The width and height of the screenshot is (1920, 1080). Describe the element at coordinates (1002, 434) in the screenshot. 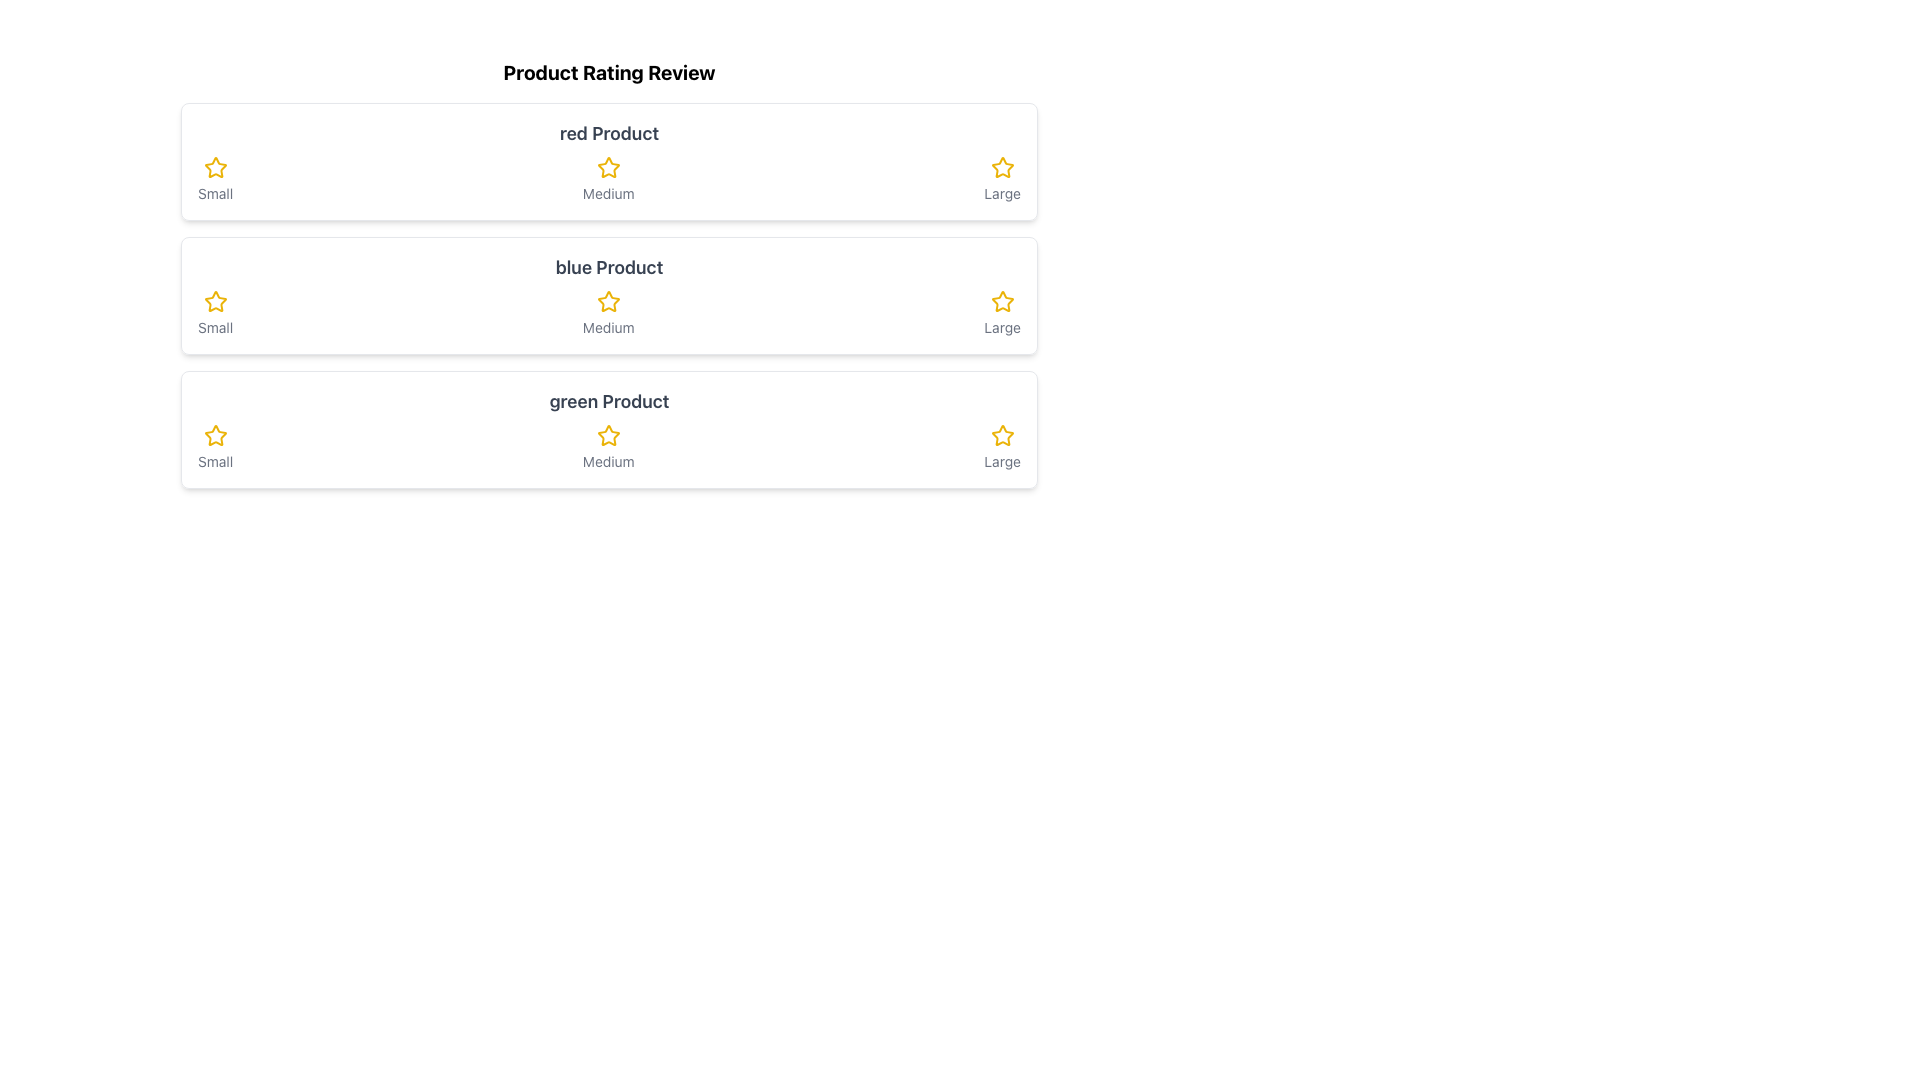

I see `the rating icon located in the 'green Product' section, adjacent to the label 'Large', indicating the rating size` at that location.